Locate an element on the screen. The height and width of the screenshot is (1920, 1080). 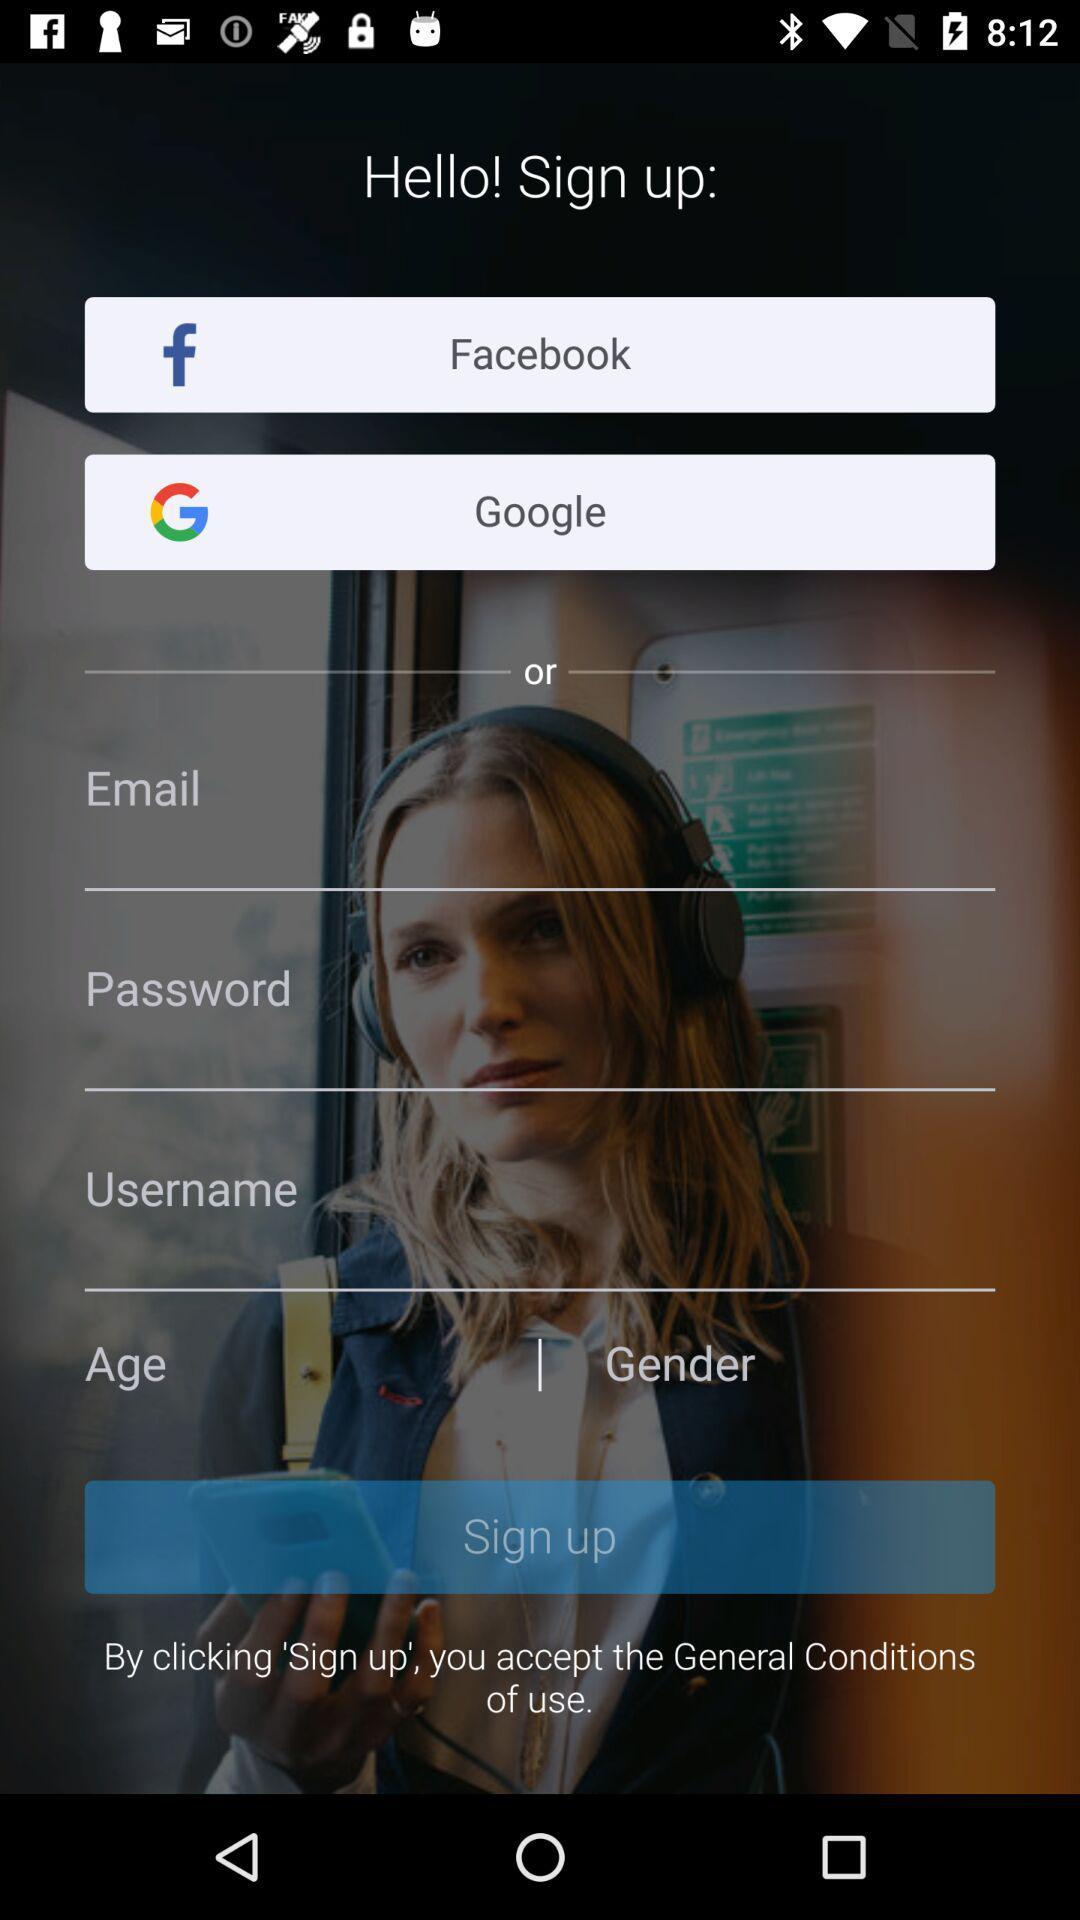
password page is located at coordinates (540, 1189).